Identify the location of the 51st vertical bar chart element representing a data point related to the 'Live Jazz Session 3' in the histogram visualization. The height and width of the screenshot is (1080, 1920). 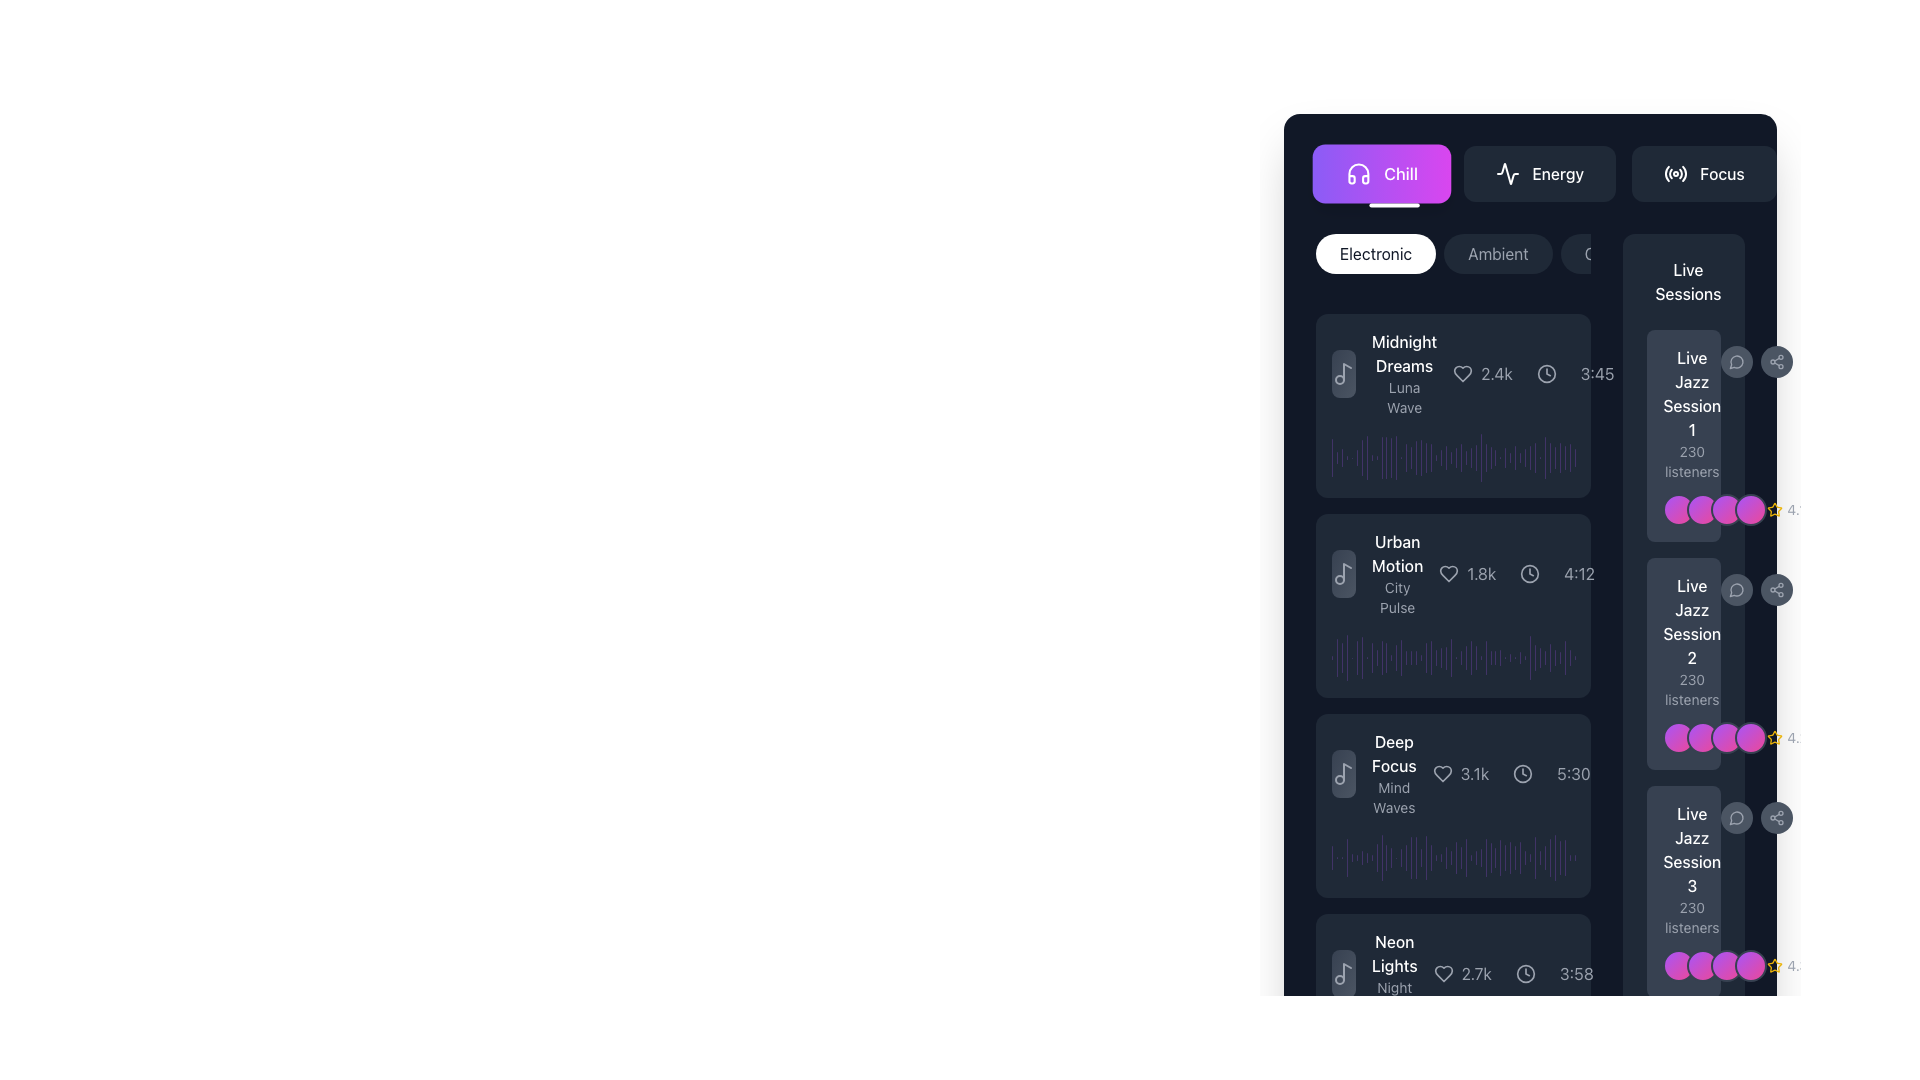
(1564, 1056).